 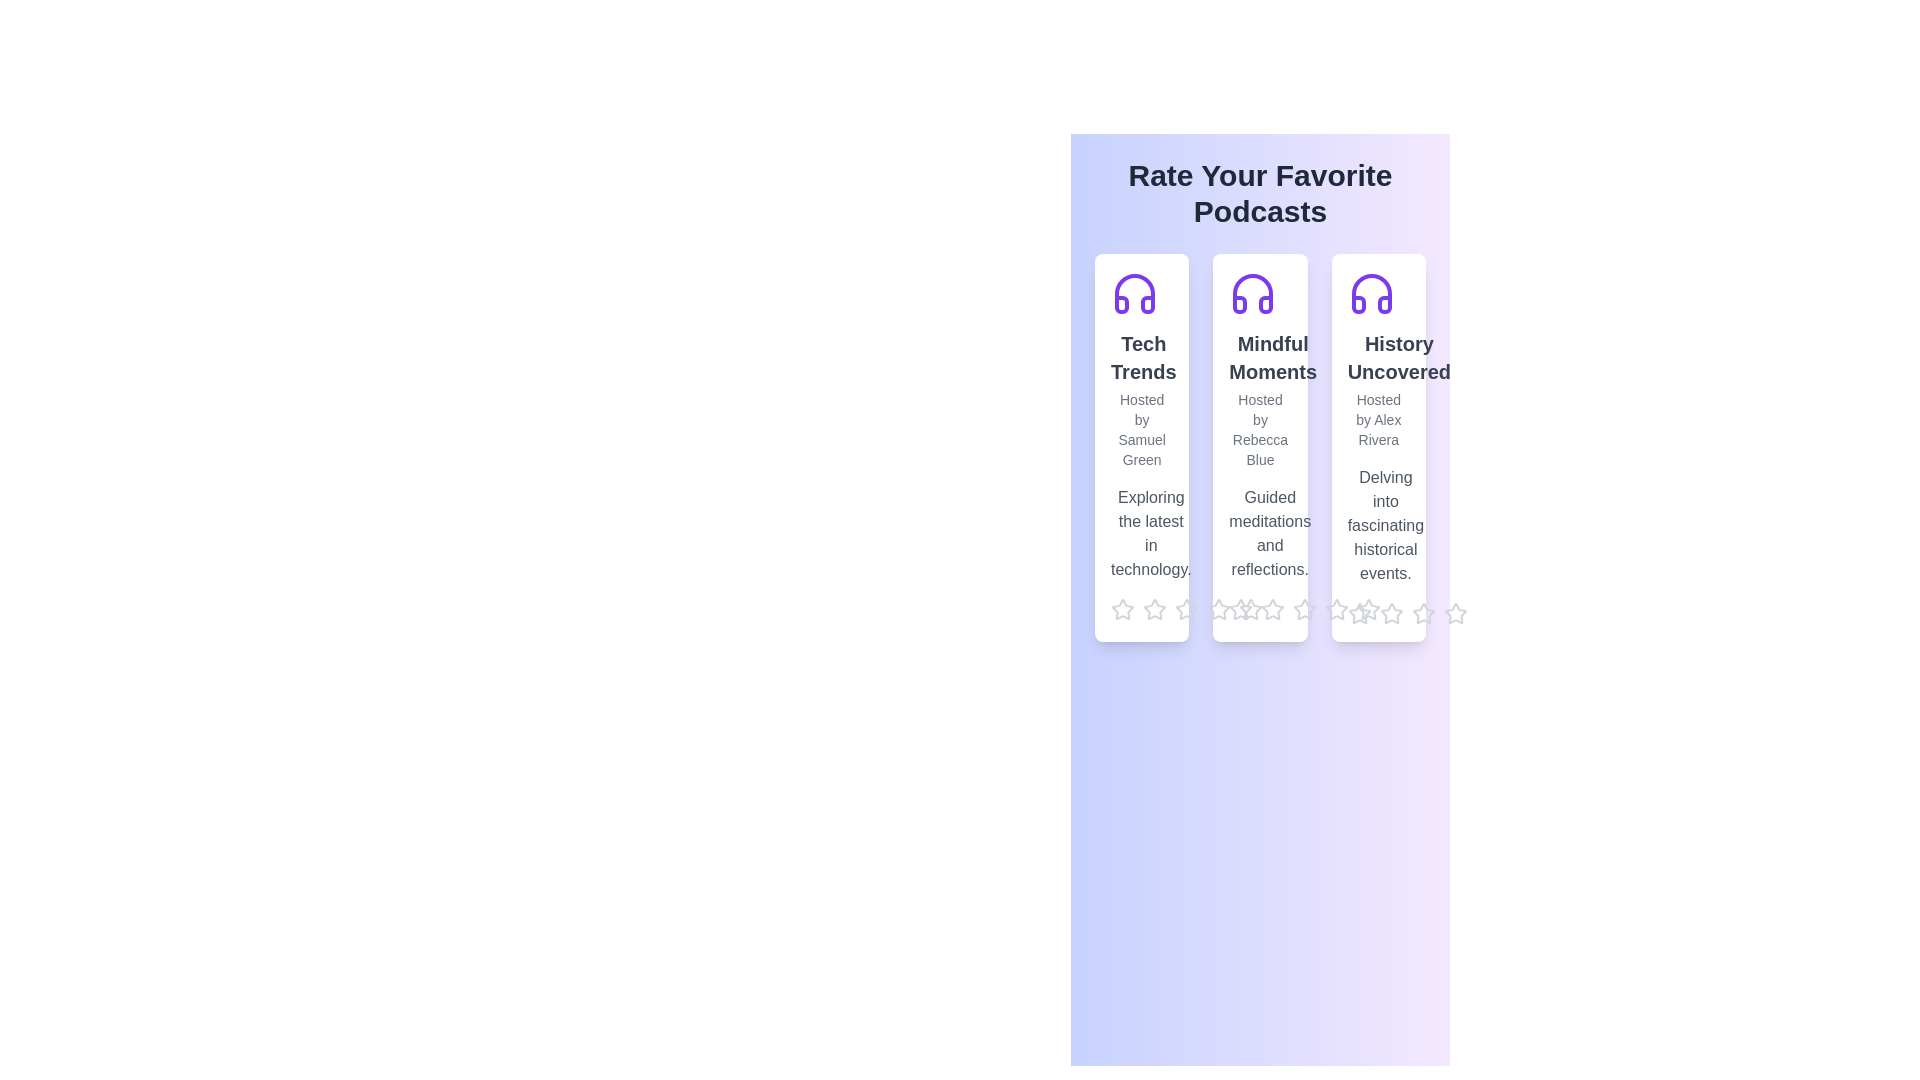 What do you see at coordinates (1258, 446) in the screenshot?
I see `the podcast card titled Mindful Moments` at bounding box center [1258, 446].